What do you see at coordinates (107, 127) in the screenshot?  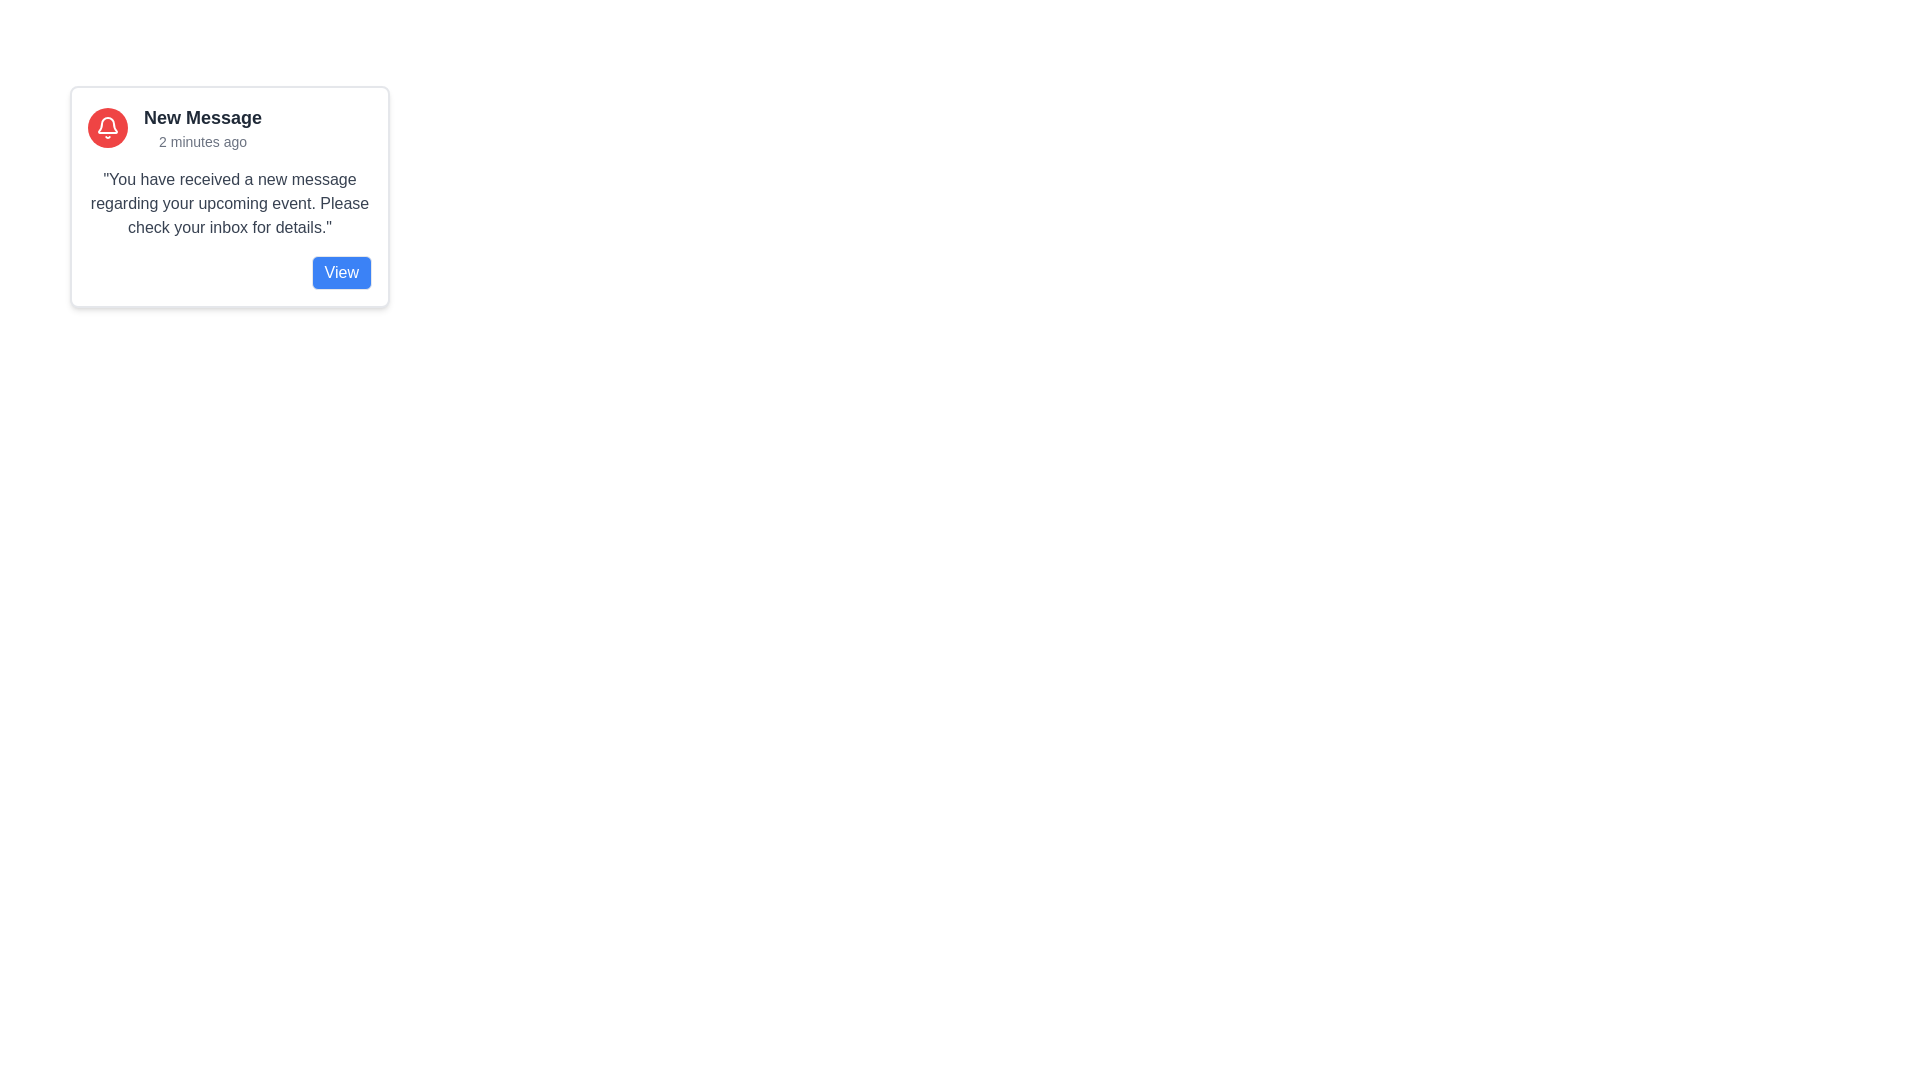 I see `the Icon Badge located at the top-left corner of the notification card, adjacent to the title 'New Message'` at bounding box center [107, 127].